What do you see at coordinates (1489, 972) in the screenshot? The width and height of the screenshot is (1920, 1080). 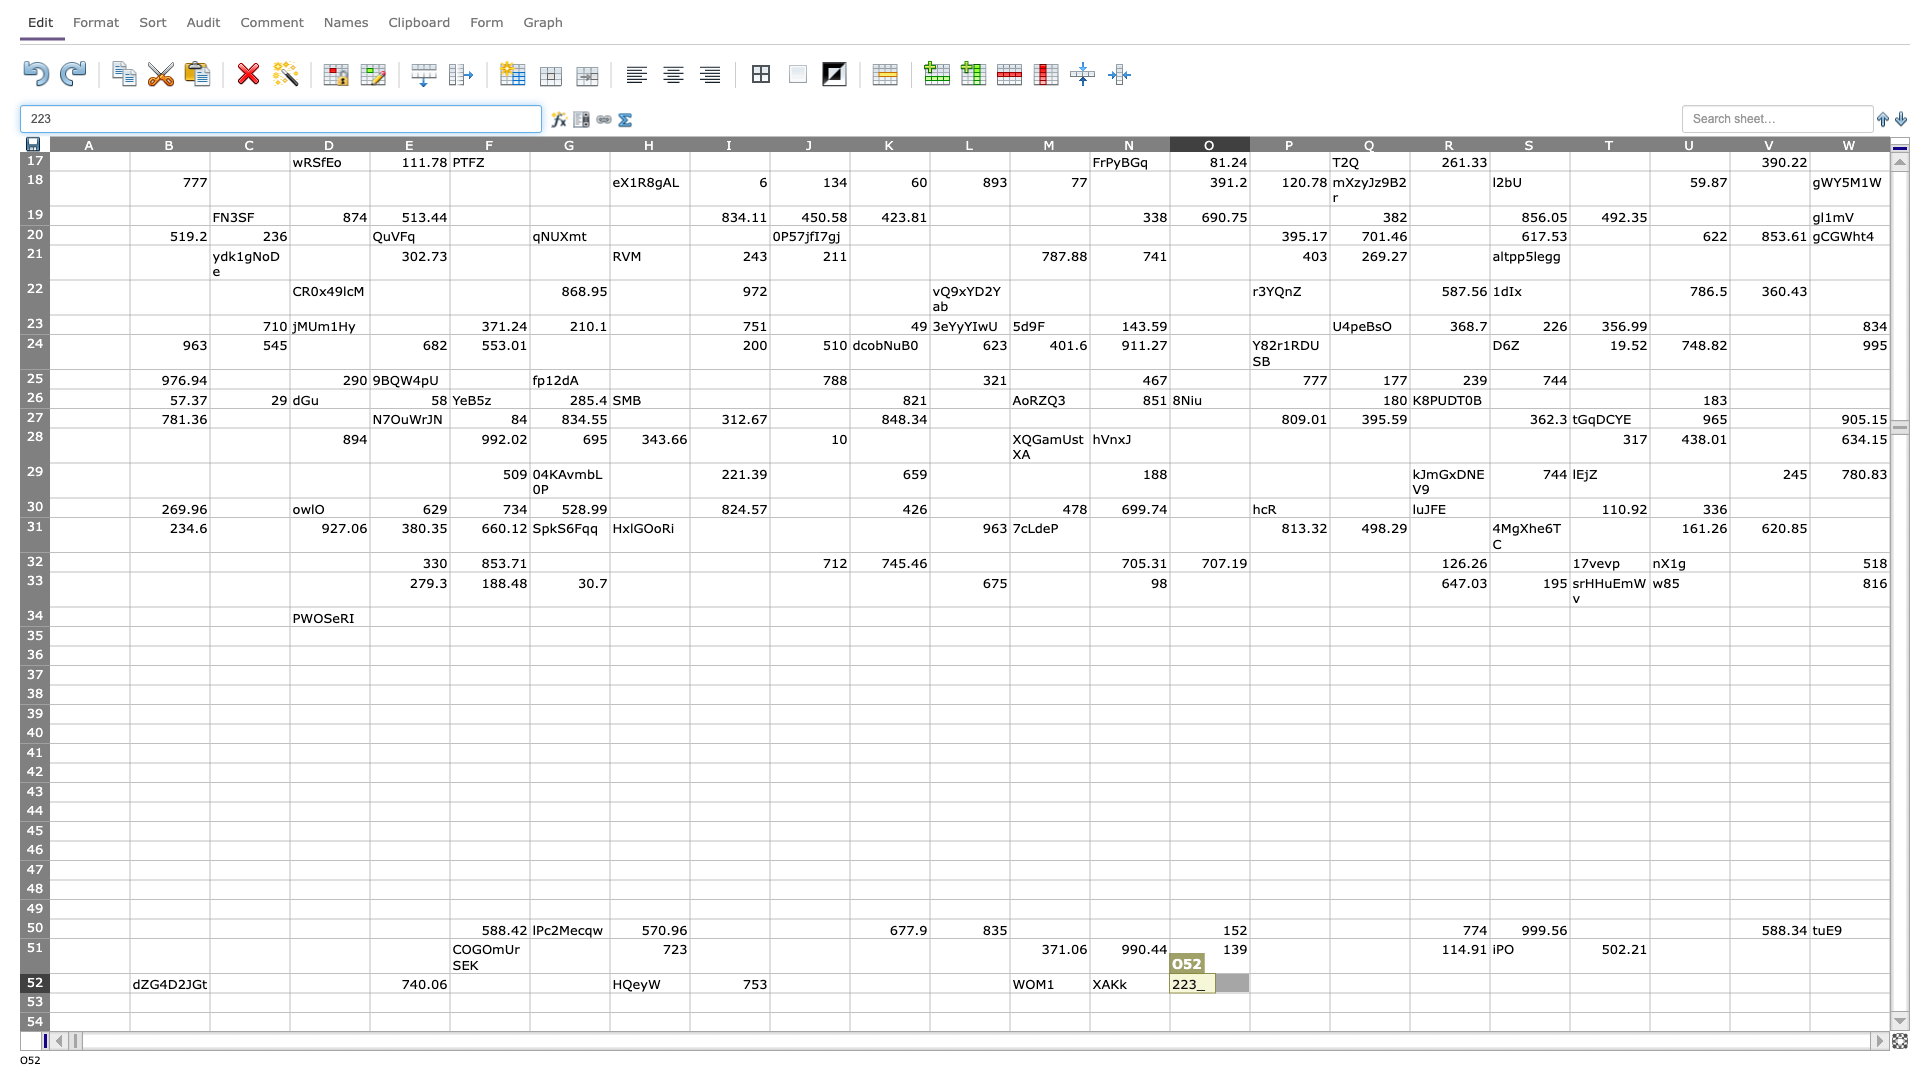 I see `Northwest corner of cell S52` at bounding box center [1489, 972].